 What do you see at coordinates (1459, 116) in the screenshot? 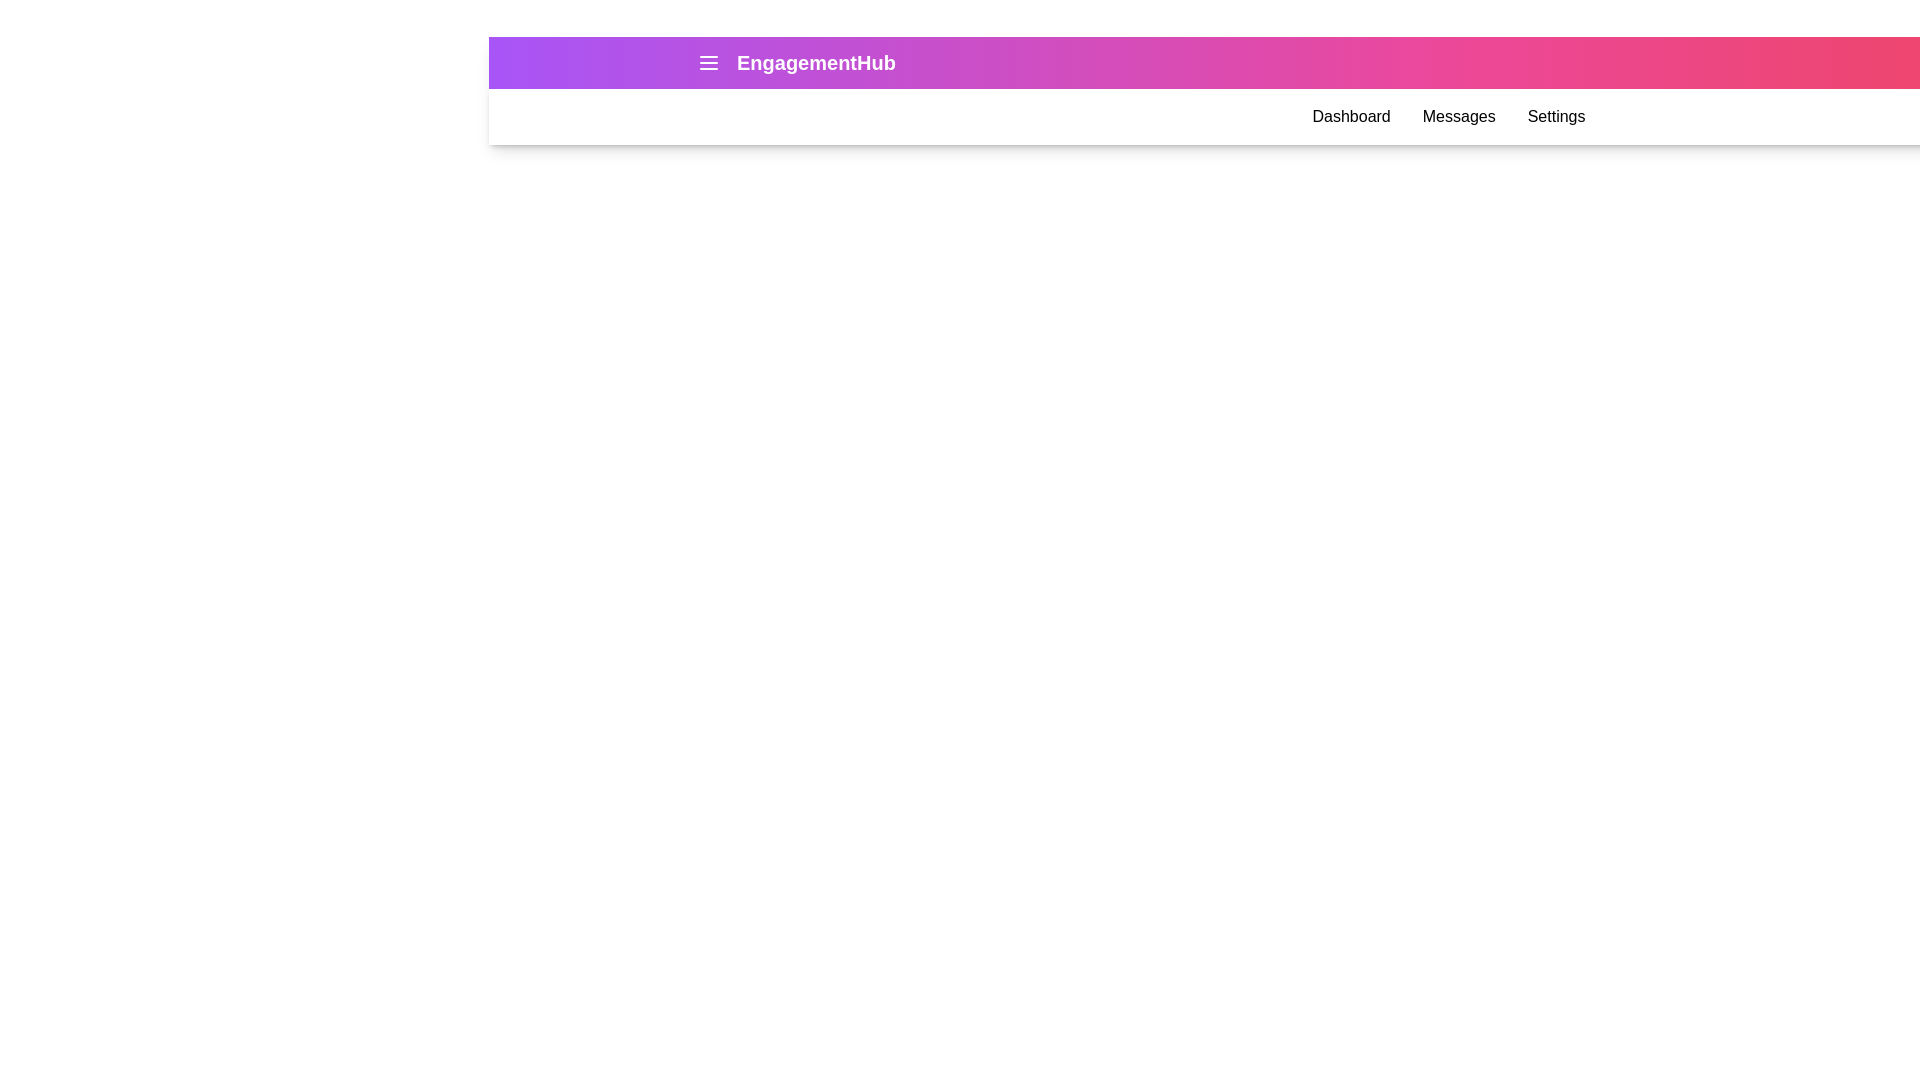
I see `the navigation link Messages to observe the visual feedback` at bounding box center [1459, 116].